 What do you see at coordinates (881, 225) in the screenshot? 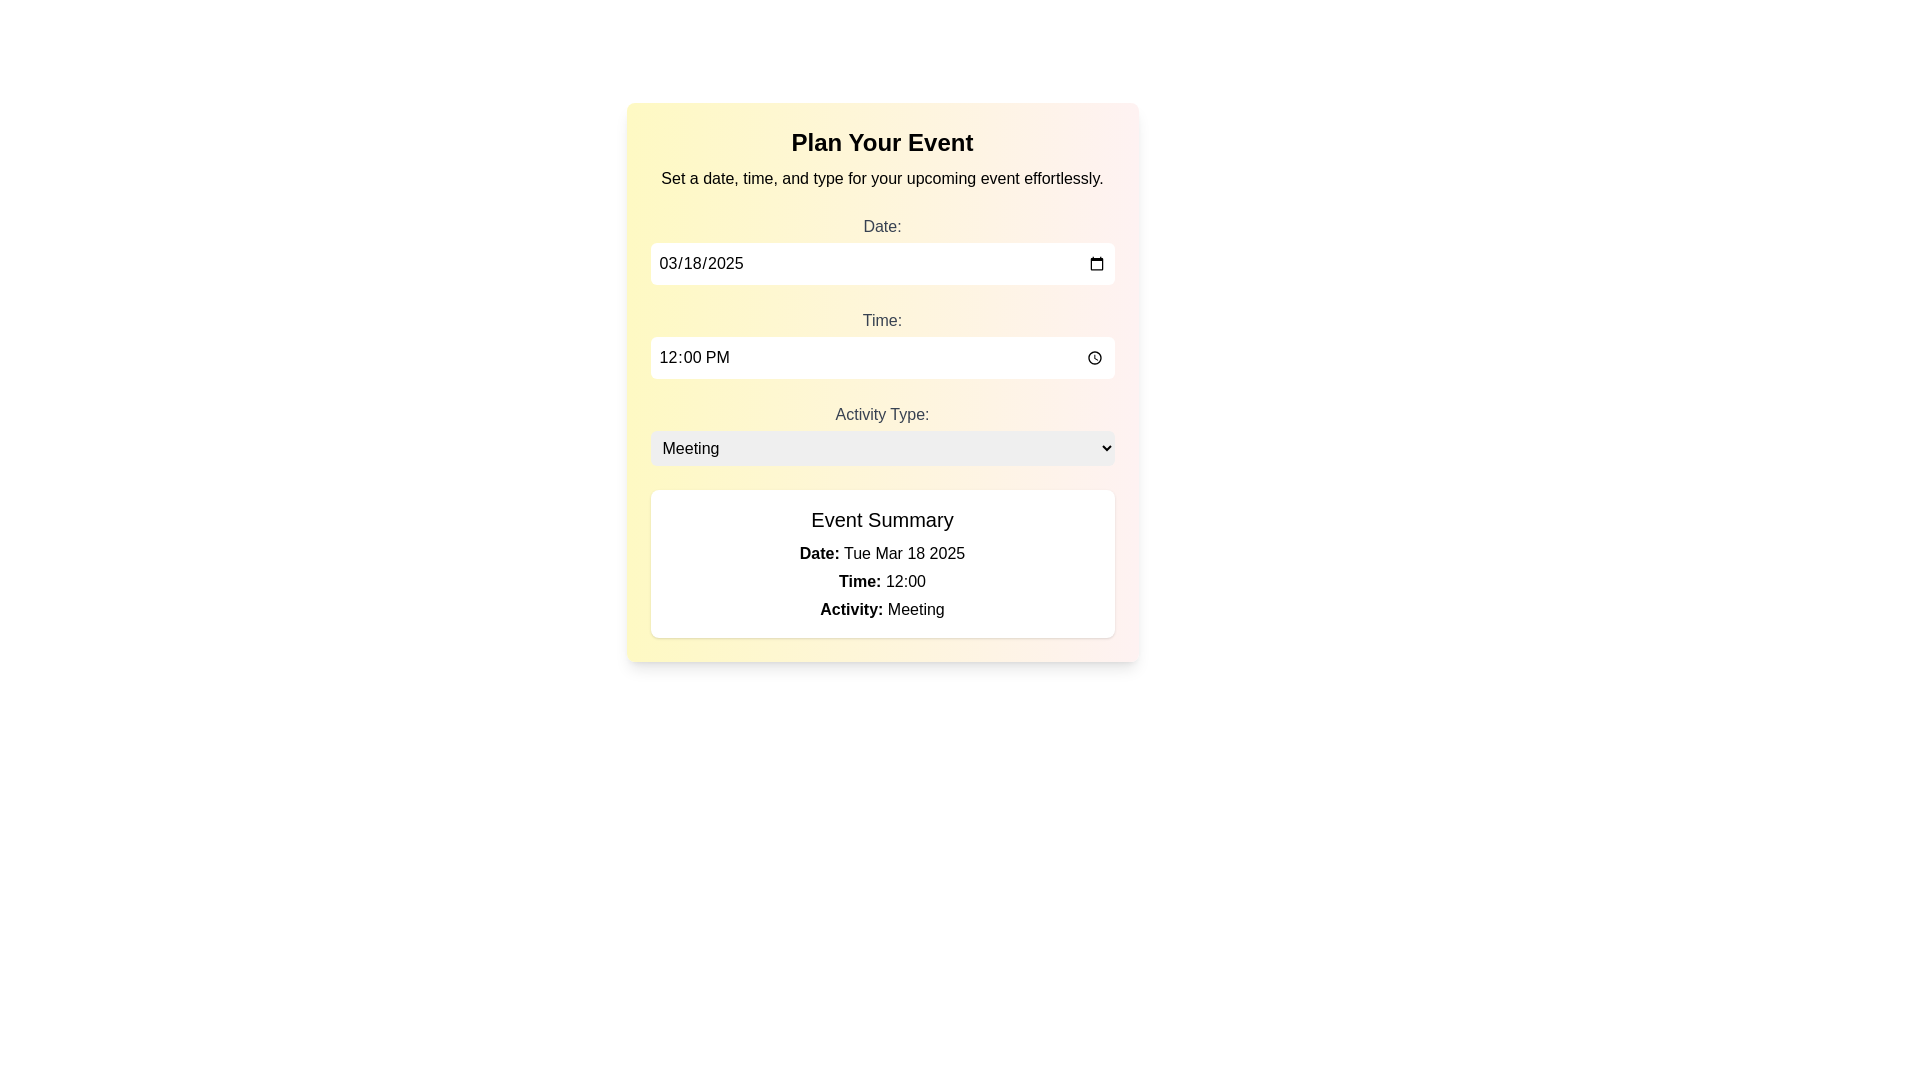
I see `the label that describes the date input field, which is located at the top of the date input row in the form interface` at bounding box center [881, 225].